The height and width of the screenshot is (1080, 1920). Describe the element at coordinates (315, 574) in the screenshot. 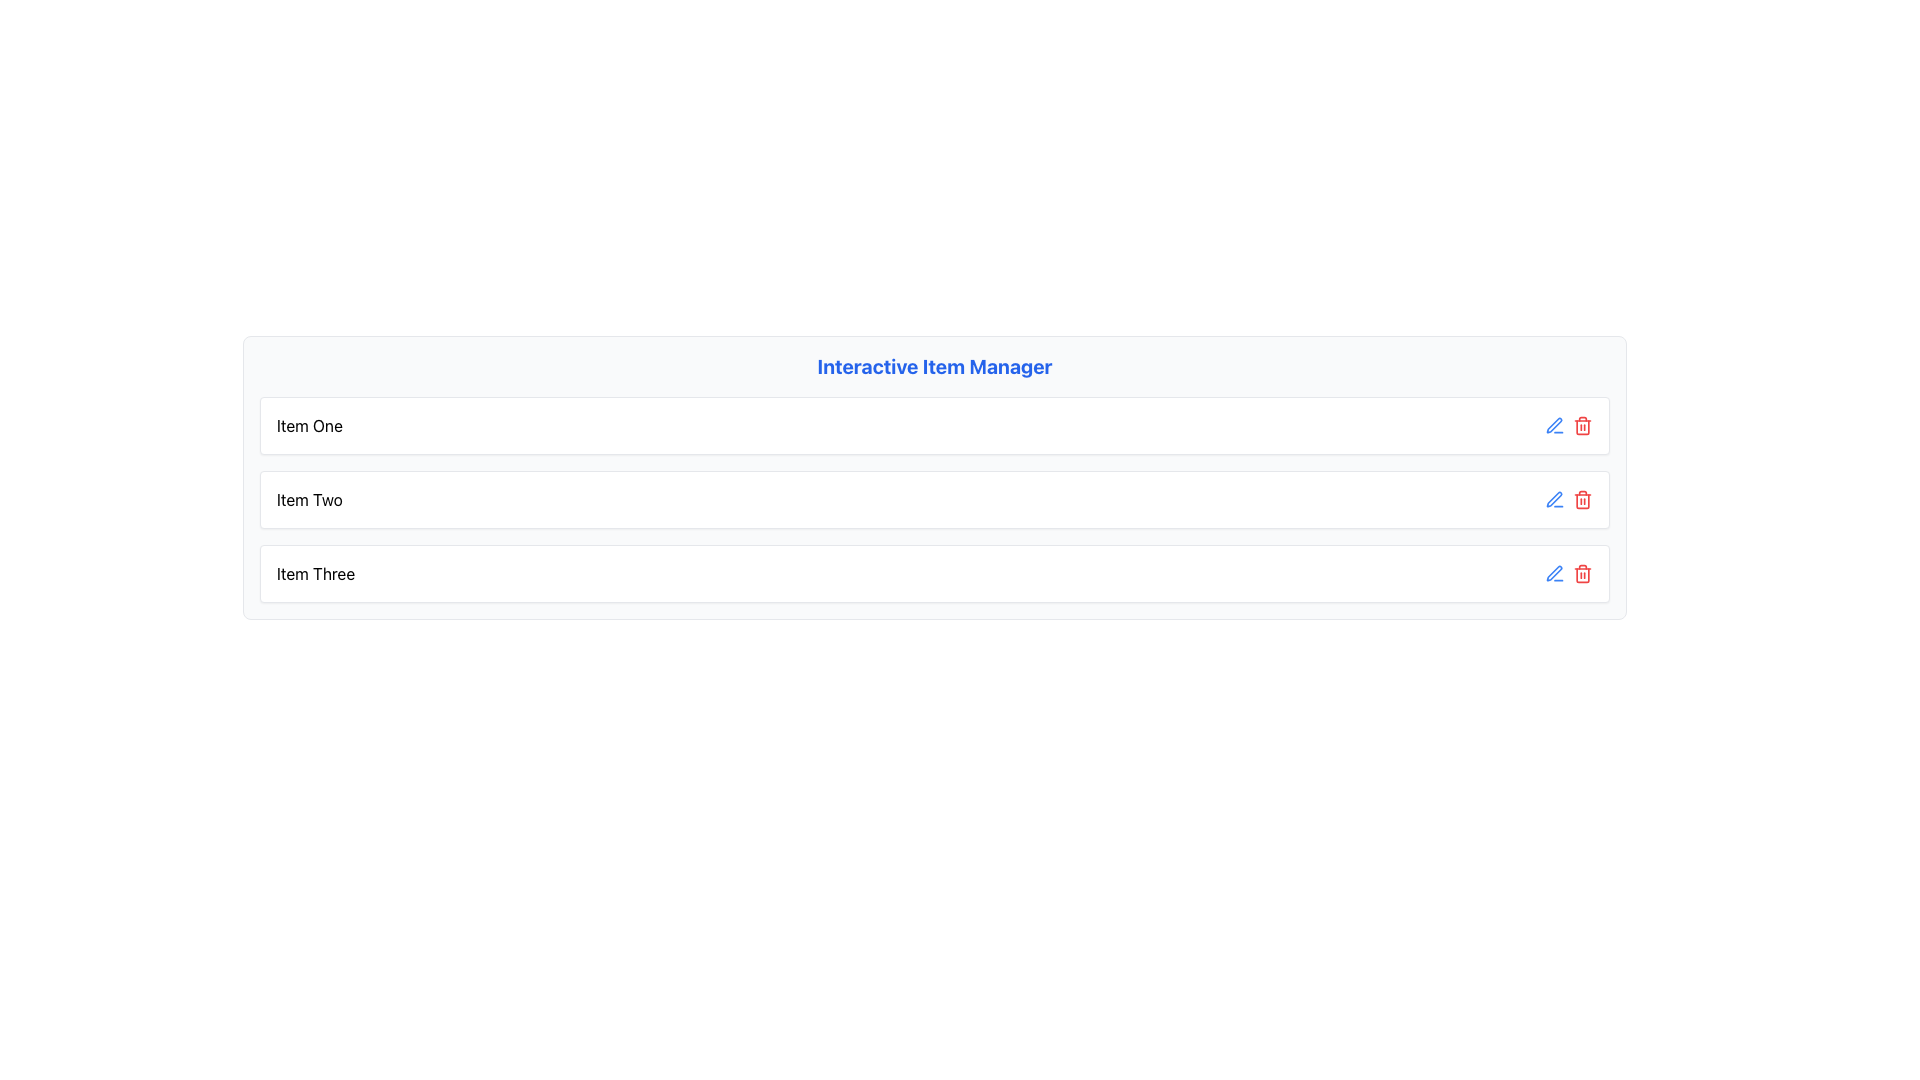

I see `the static text label indicating the third item in the list of interactive items` at that location.